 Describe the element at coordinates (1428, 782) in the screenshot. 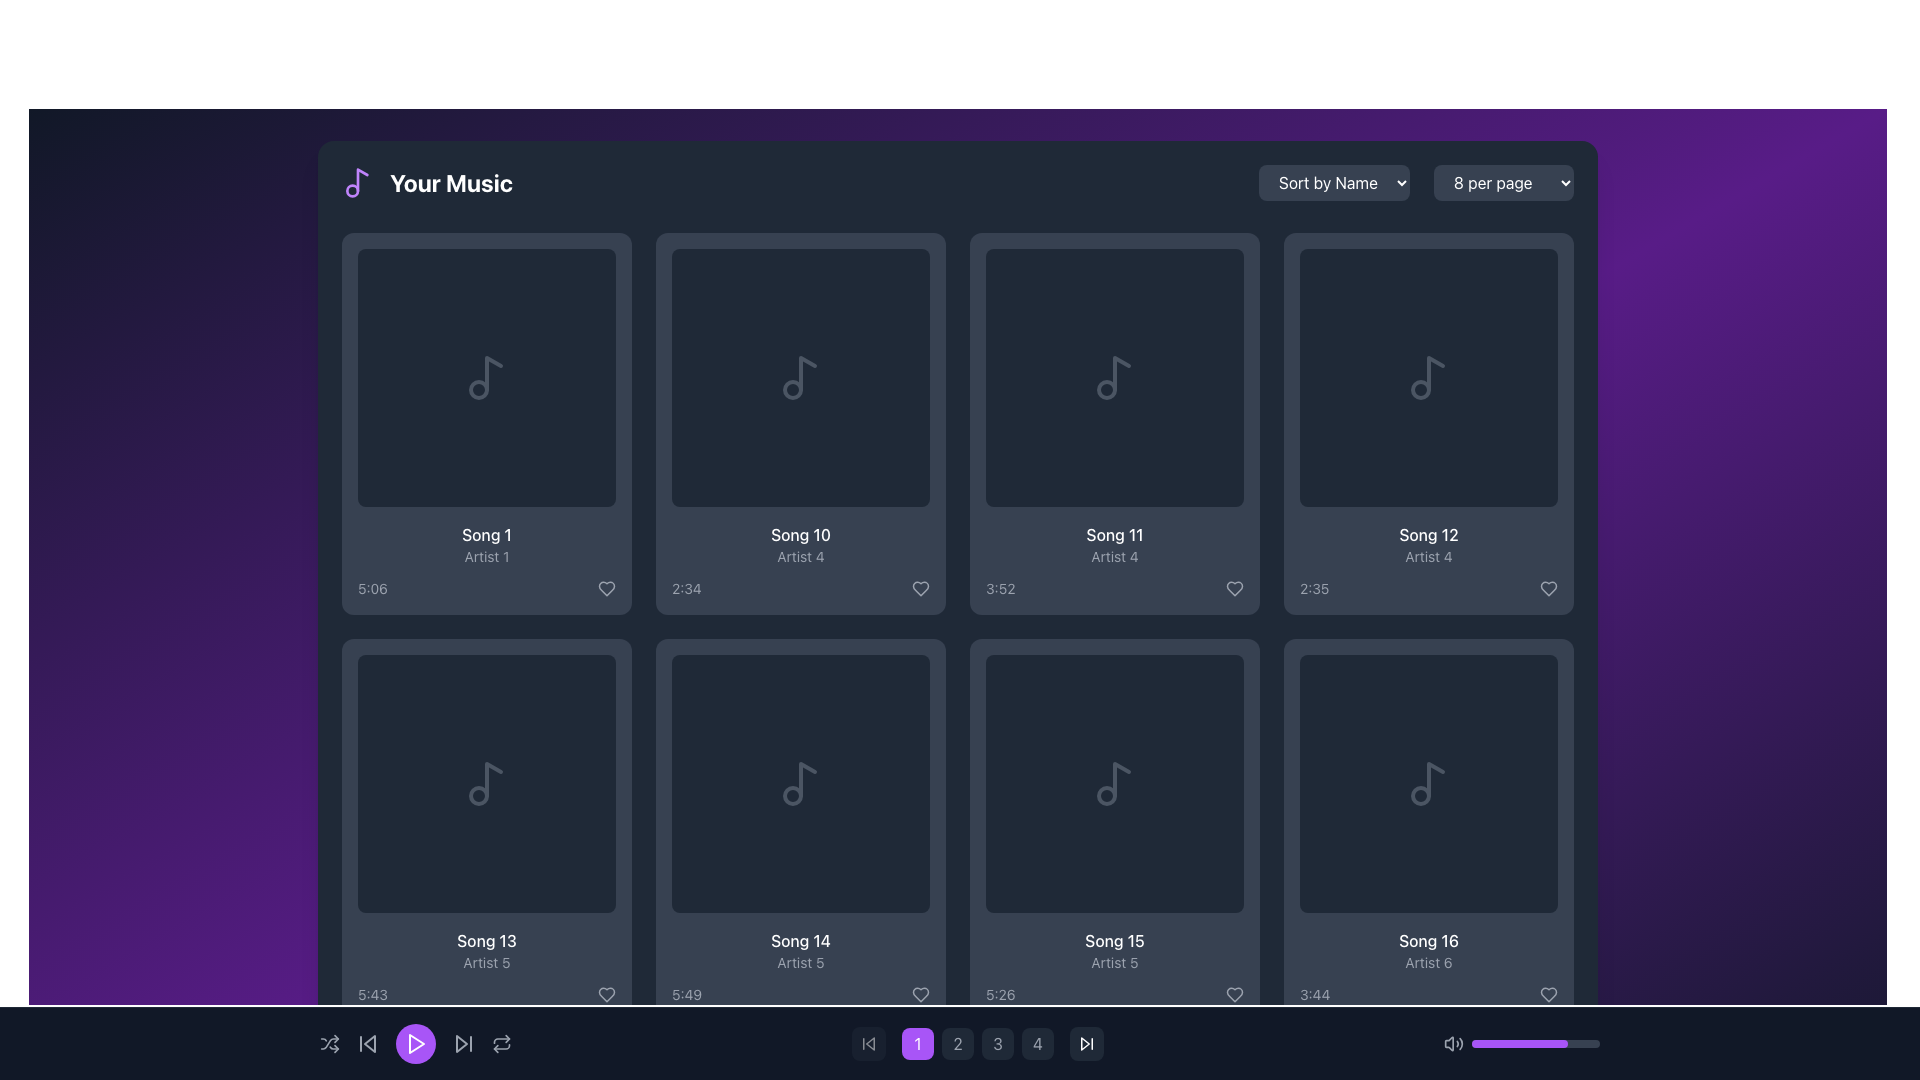

I see `the musical note icon with a gray outline in the lower-right panel` at that location.